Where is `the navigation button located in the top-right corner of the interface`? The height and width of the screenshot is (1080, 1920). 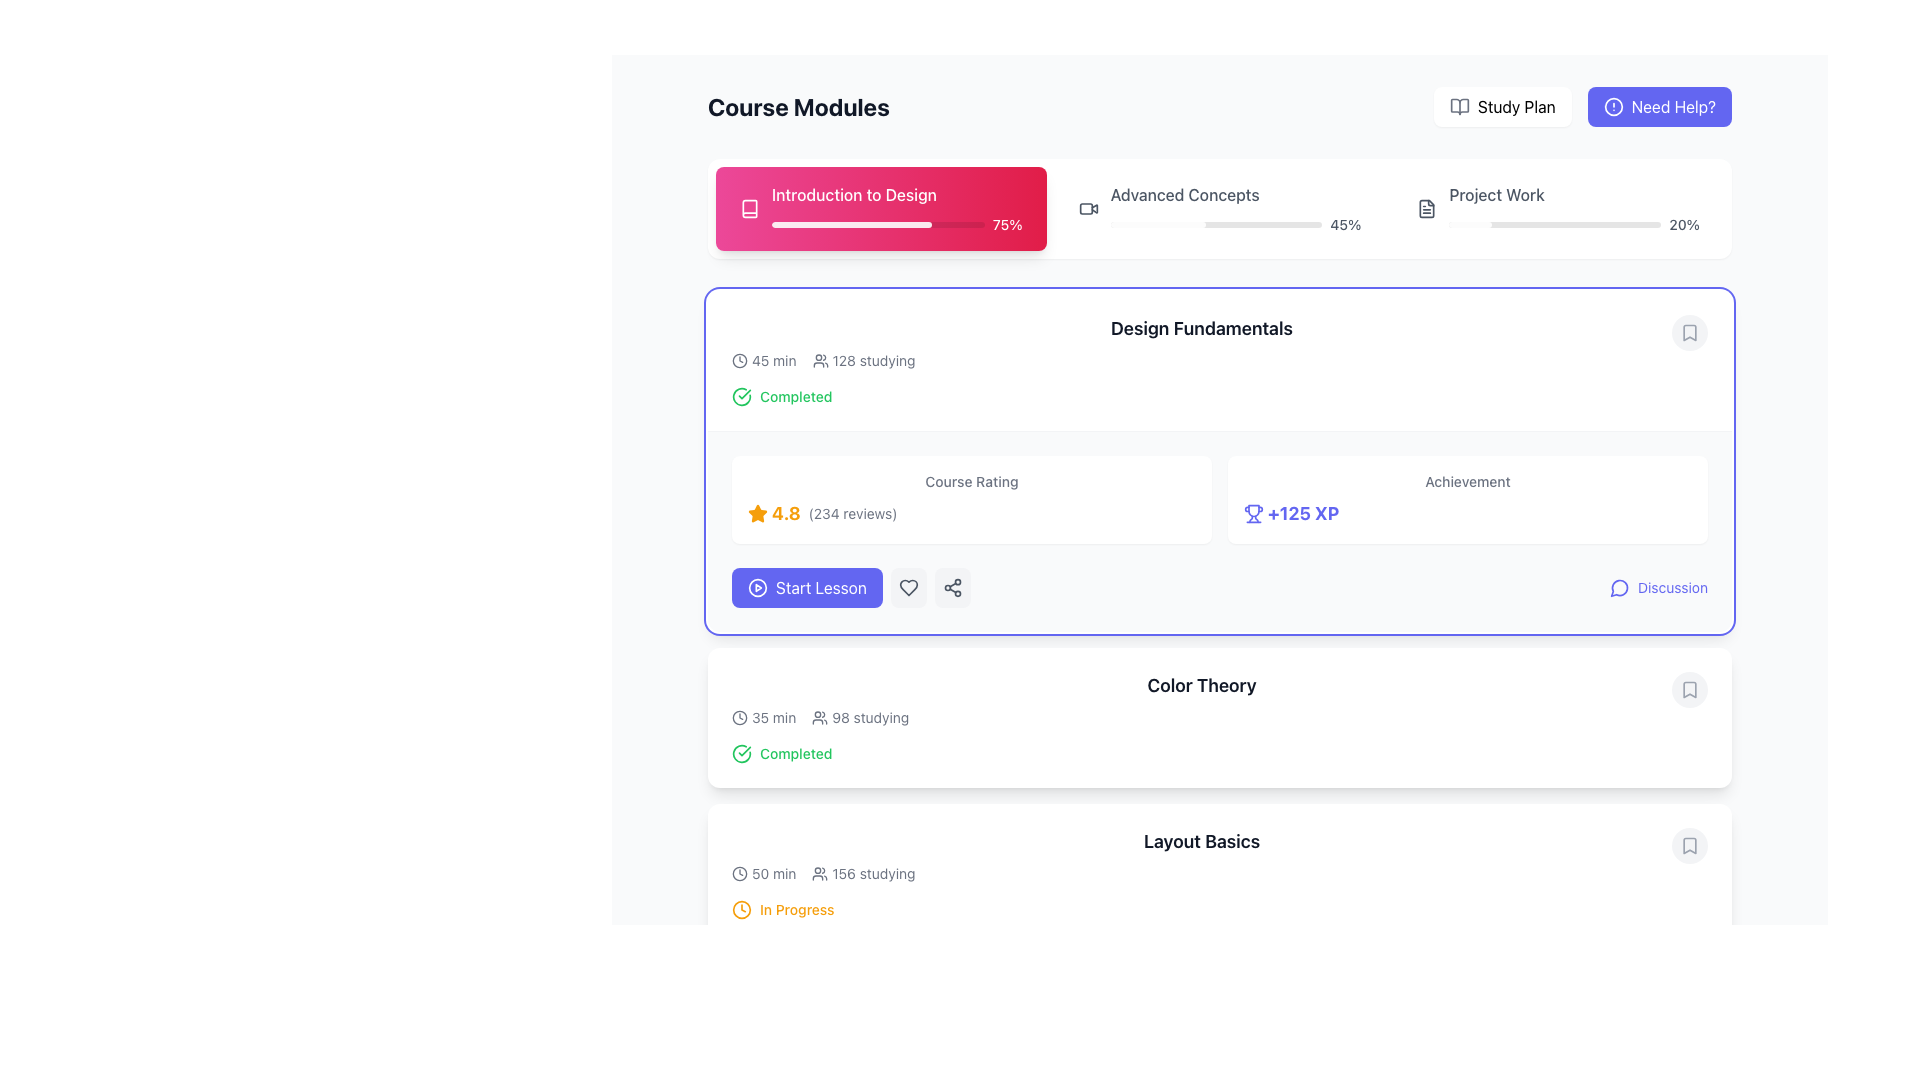
the navigation button located in the top-right corner of the interface is located at coordinates (1502, 107).